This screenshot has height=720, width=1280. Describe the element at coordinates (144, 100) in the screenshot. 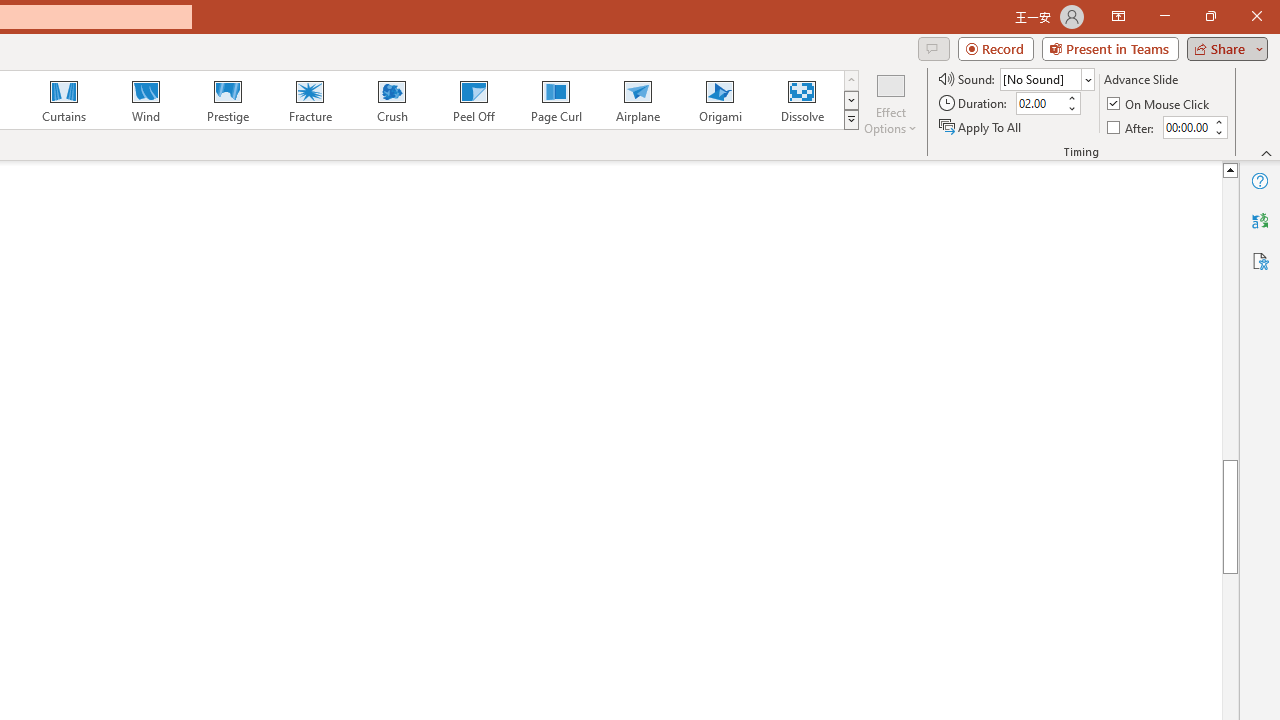

I see `'Wind'` at that location.